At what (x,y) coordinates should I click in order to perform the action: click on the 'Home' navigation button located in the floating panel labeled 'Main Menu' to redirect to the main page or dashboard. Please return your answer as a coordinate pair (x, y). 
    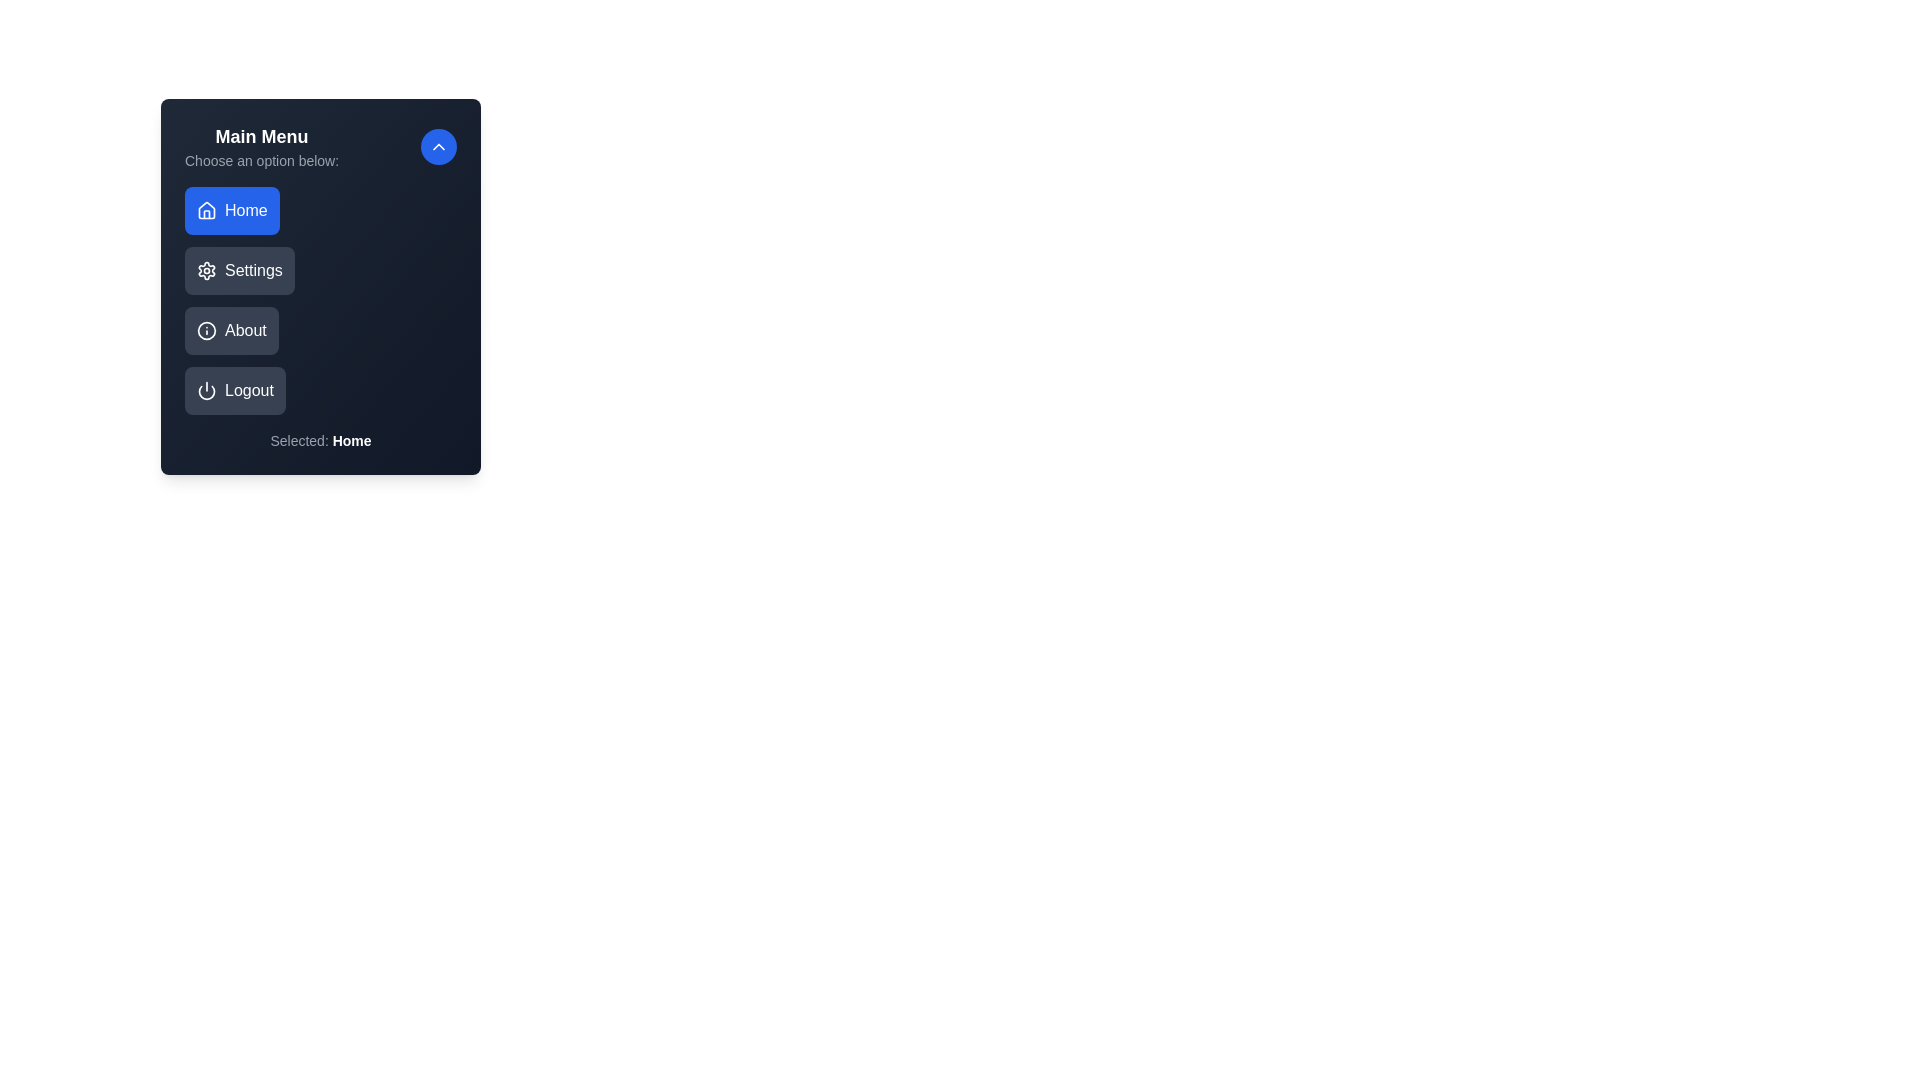
    Looking at the image, I should click on (232, 211).